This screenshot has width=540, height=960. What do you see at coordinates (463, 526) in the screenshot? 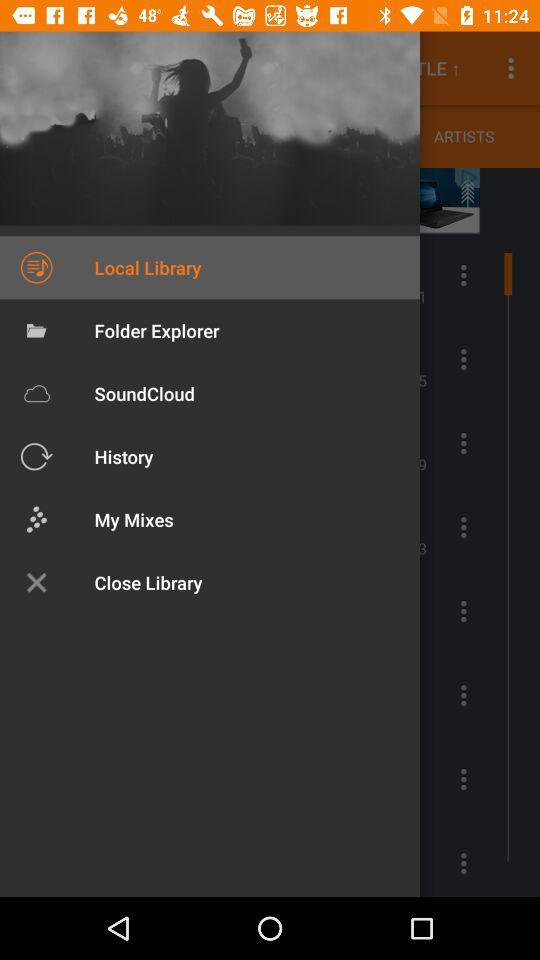
I see `the more icon` at bounding box center [463, 526].